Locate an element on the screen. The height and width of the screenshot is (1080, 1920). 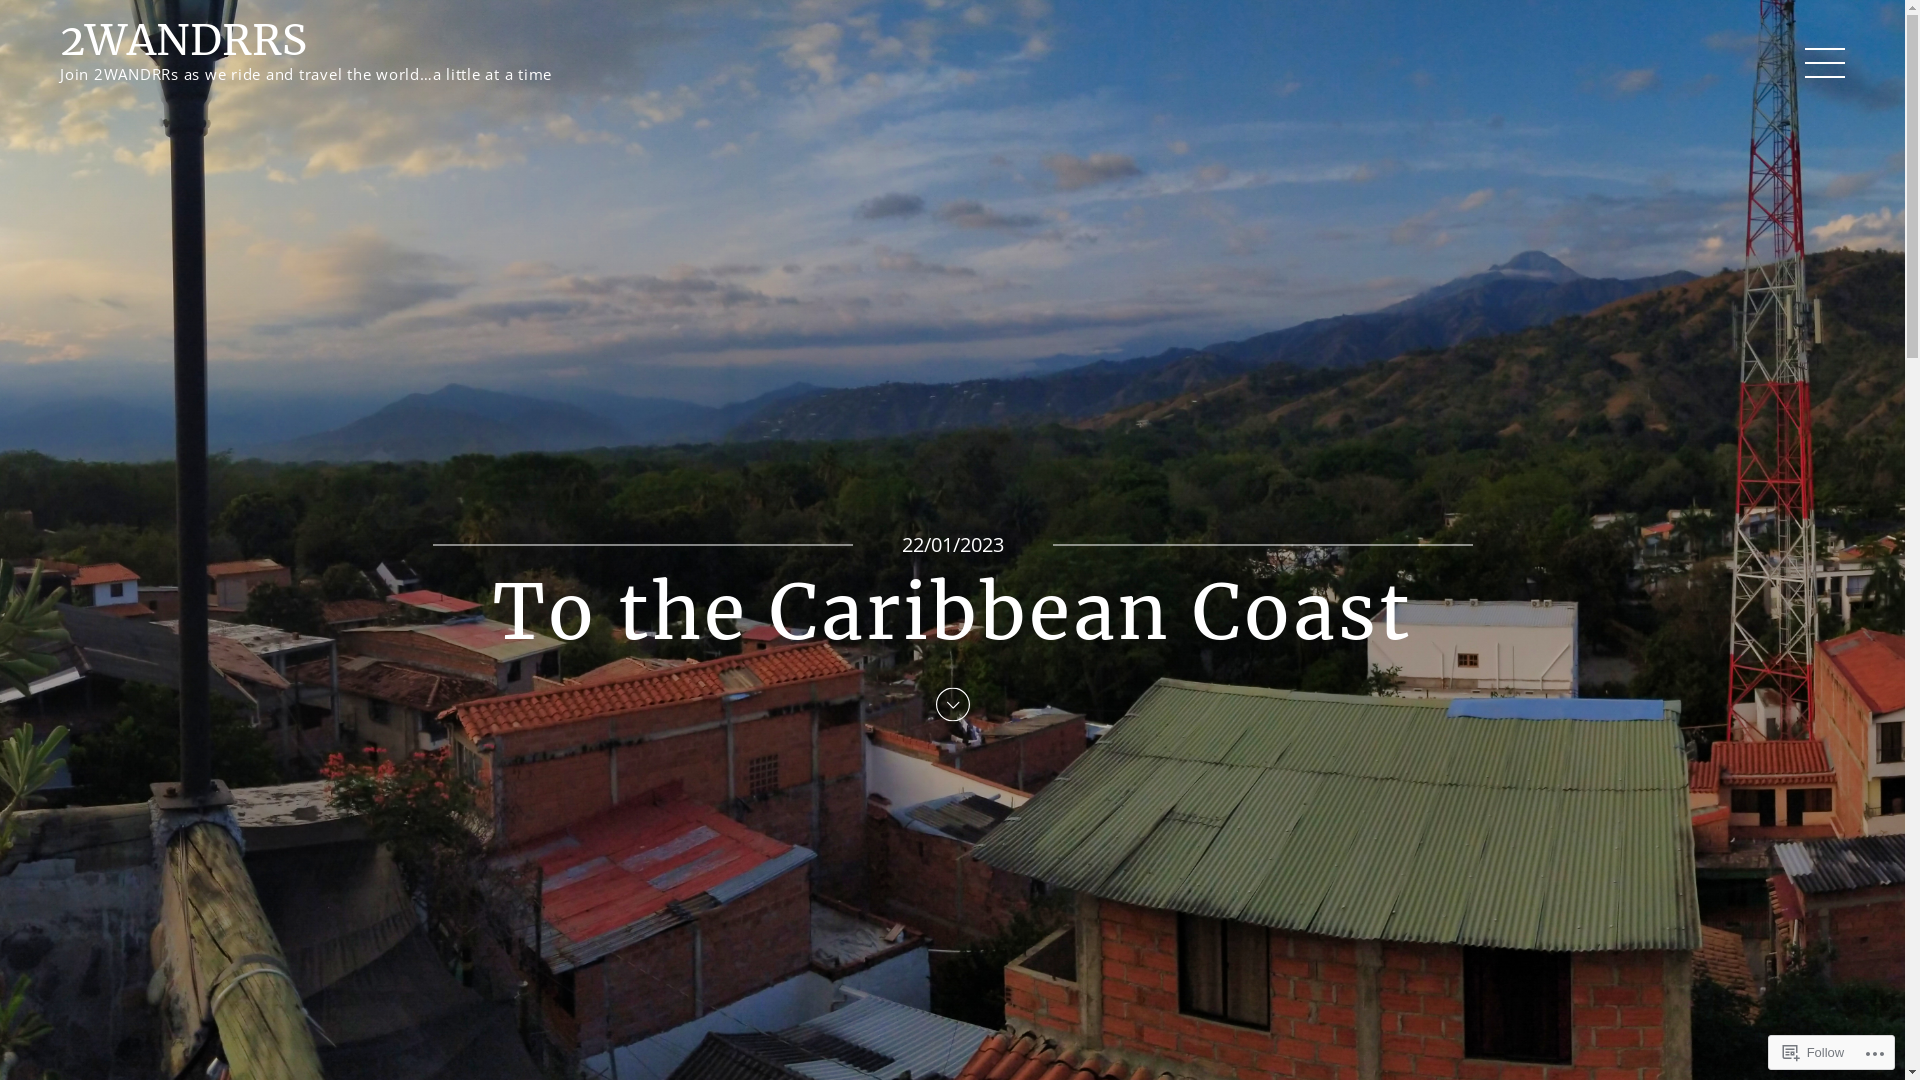
'2WANDRRS' is located at coordinates (183, 39).